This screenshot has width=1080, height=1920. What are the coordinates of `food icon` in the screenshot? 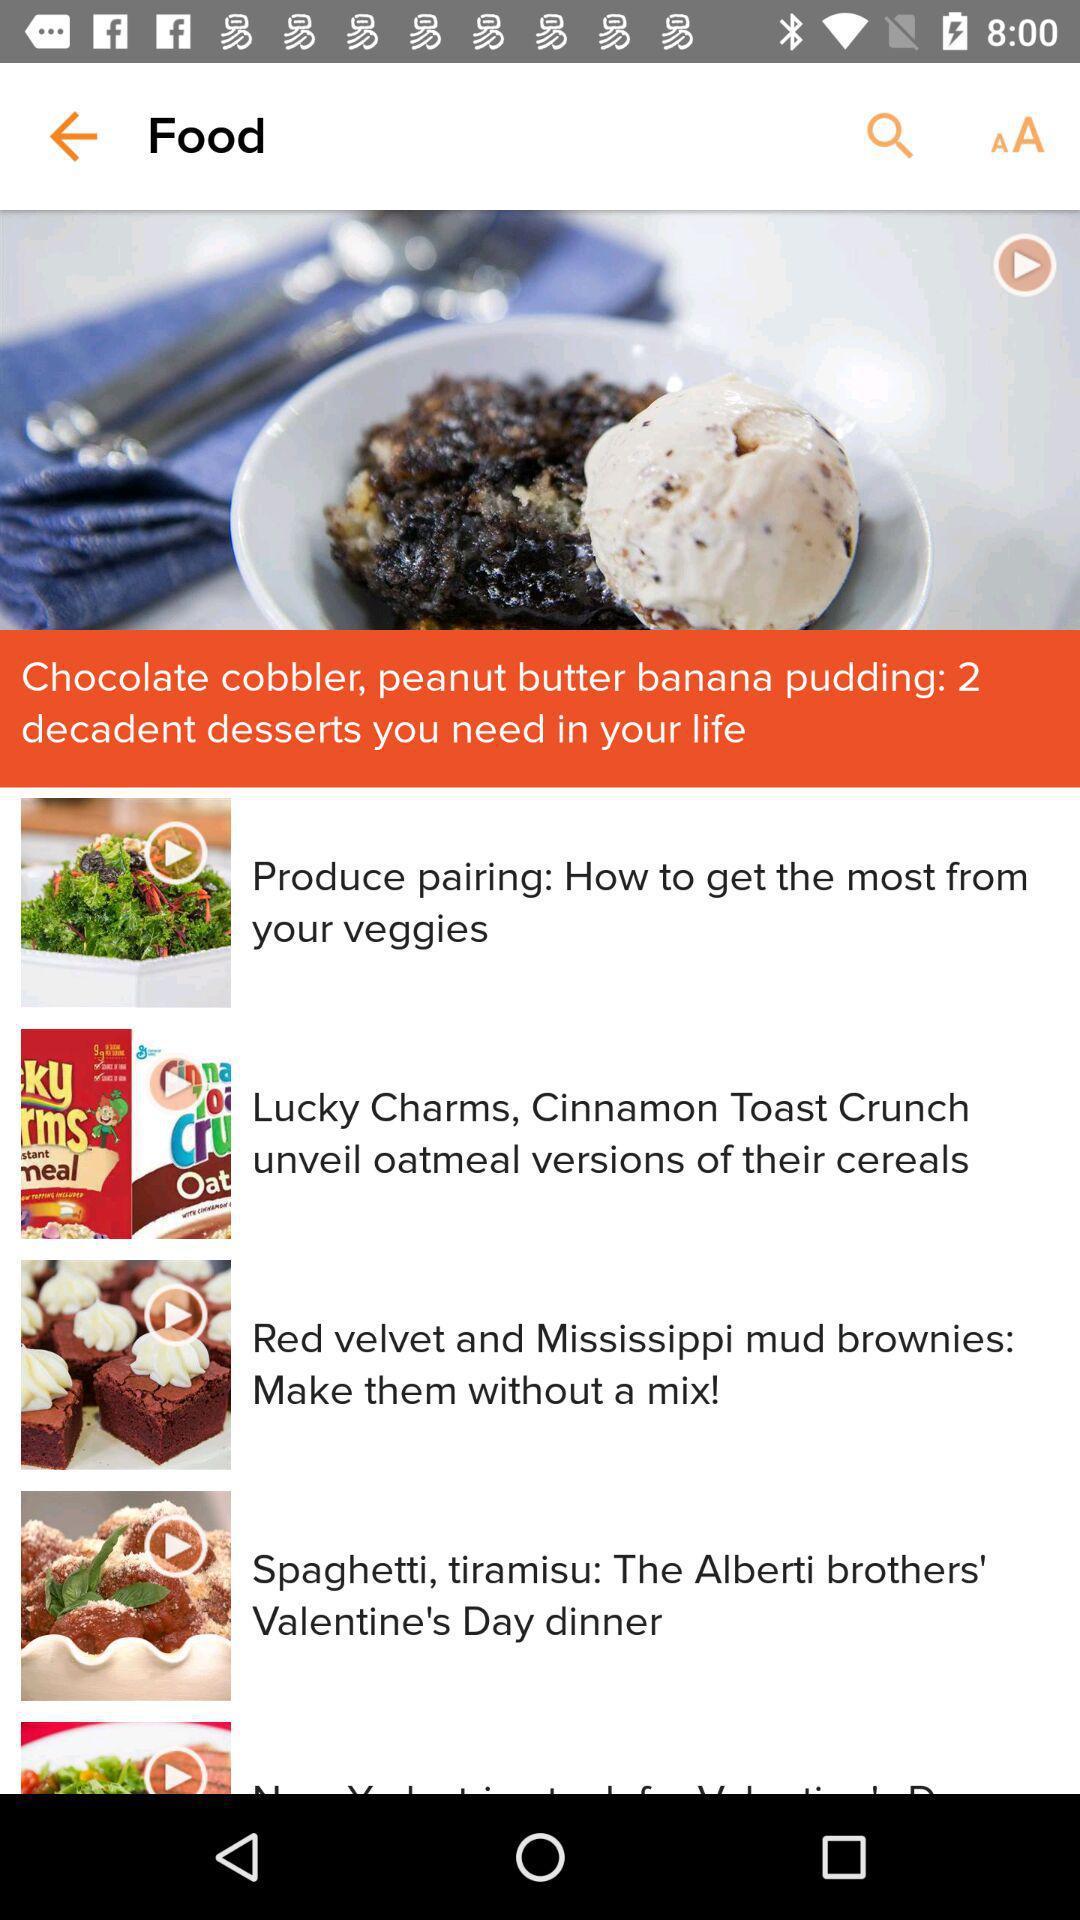 It's located at (207, 135).